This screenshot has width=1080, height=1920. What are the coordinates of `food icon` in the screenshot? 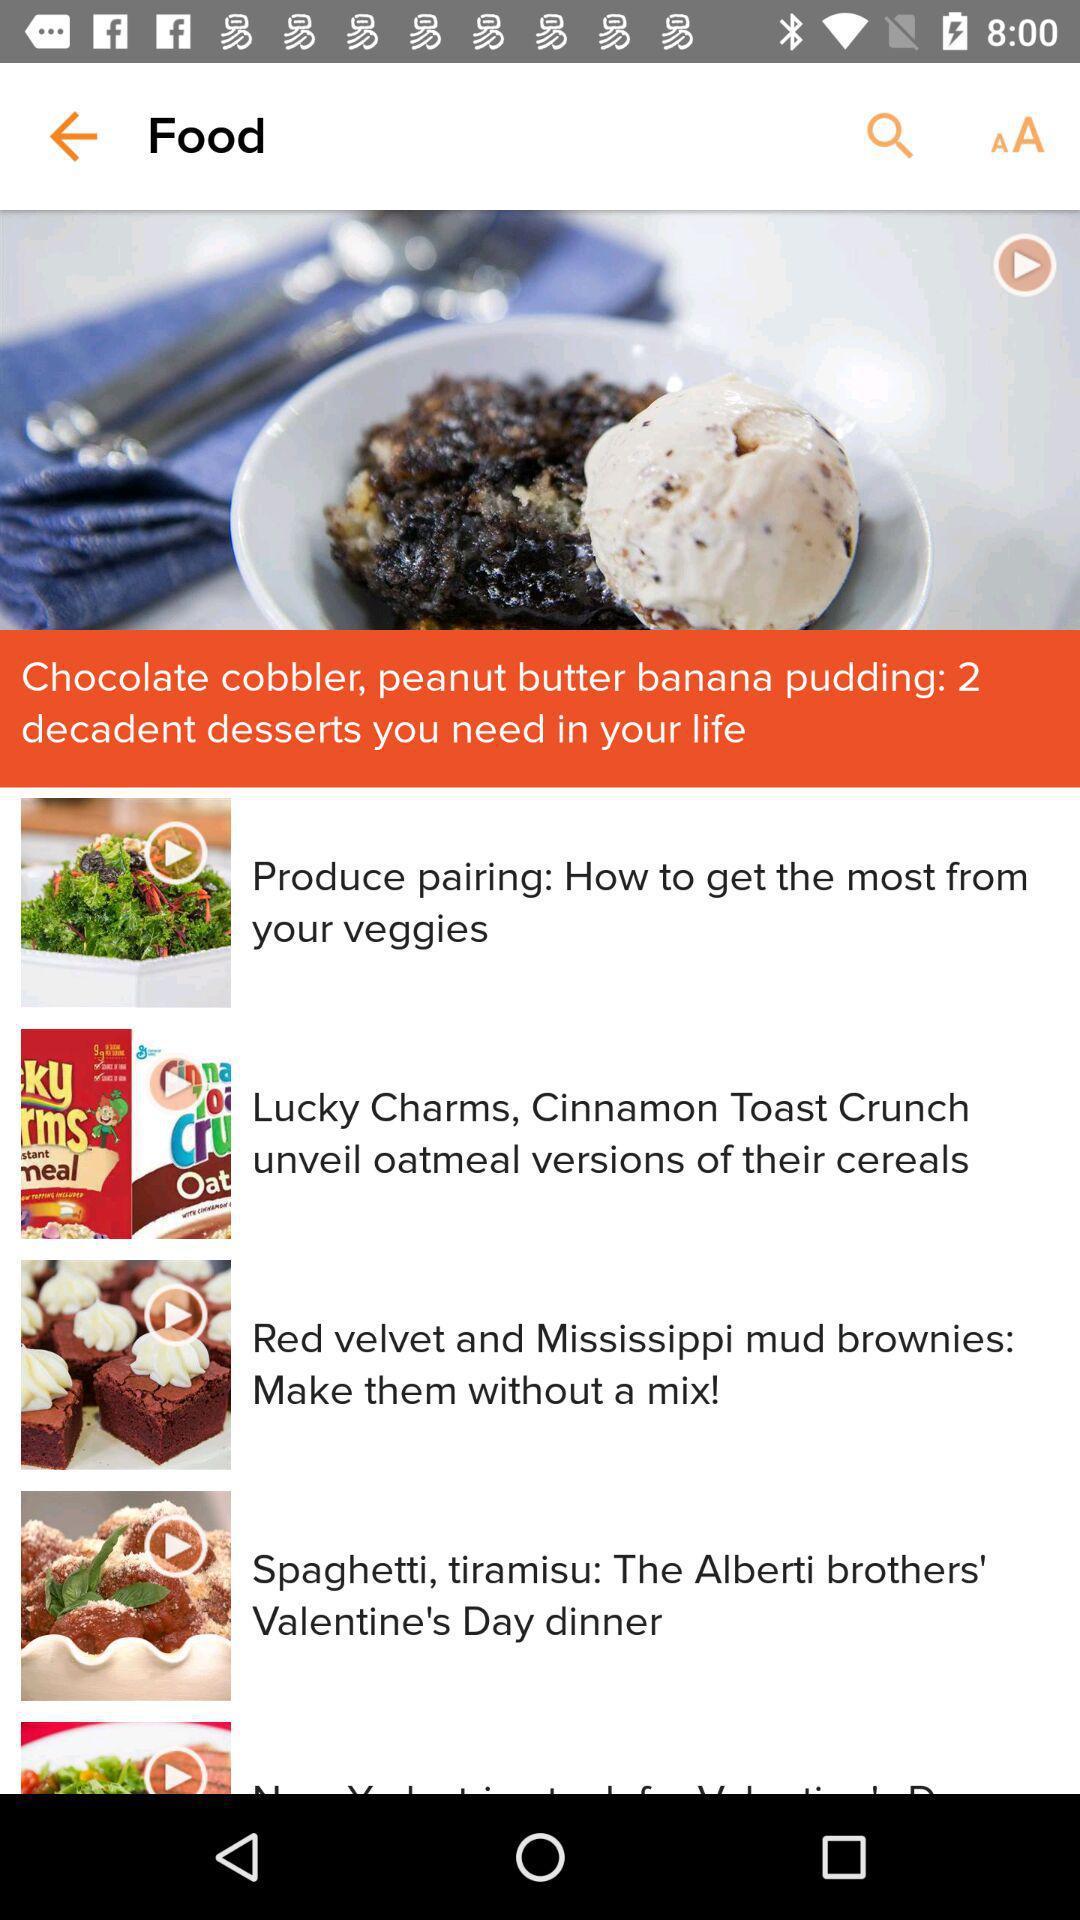 It's located at (207, 135).